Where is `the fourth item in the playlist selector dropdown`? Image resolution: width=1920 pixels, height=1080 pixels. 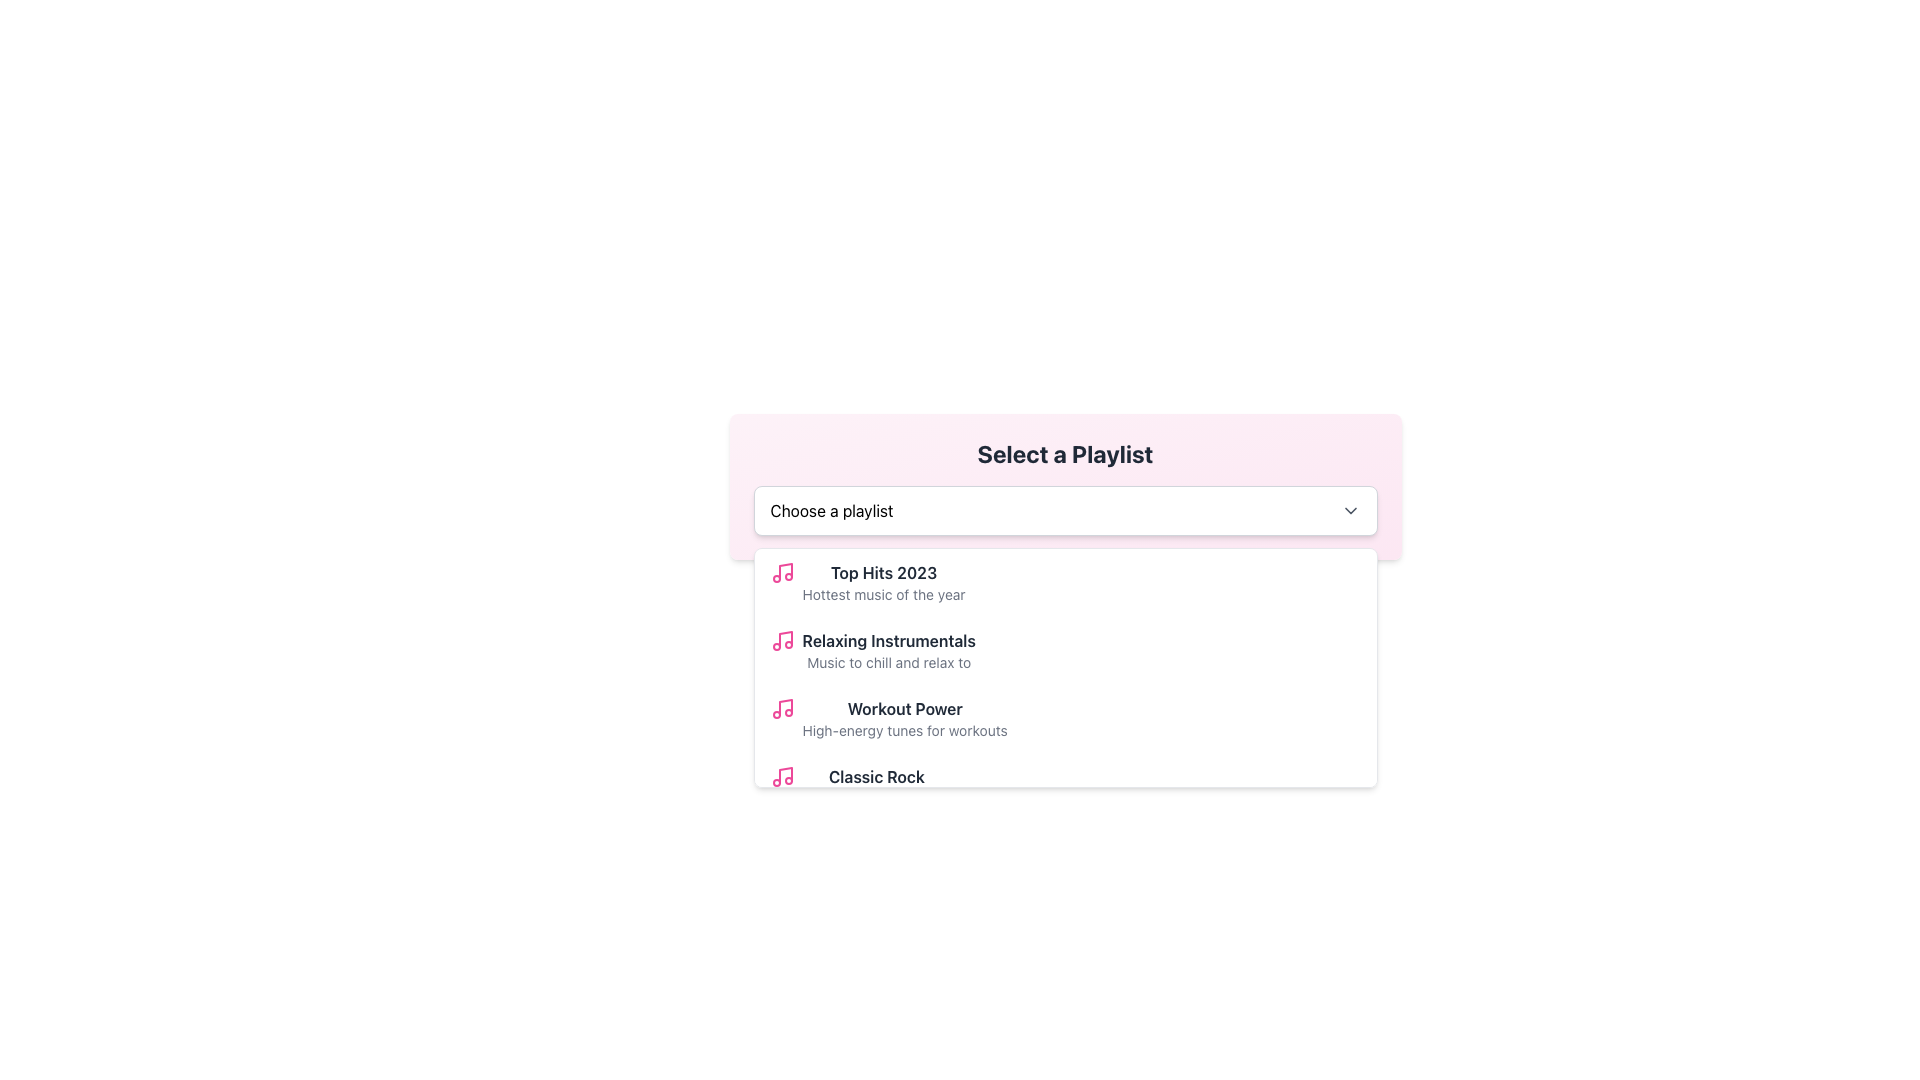 the fourth item in the playlist selector dropdown is located at coordinates (1064, 785).